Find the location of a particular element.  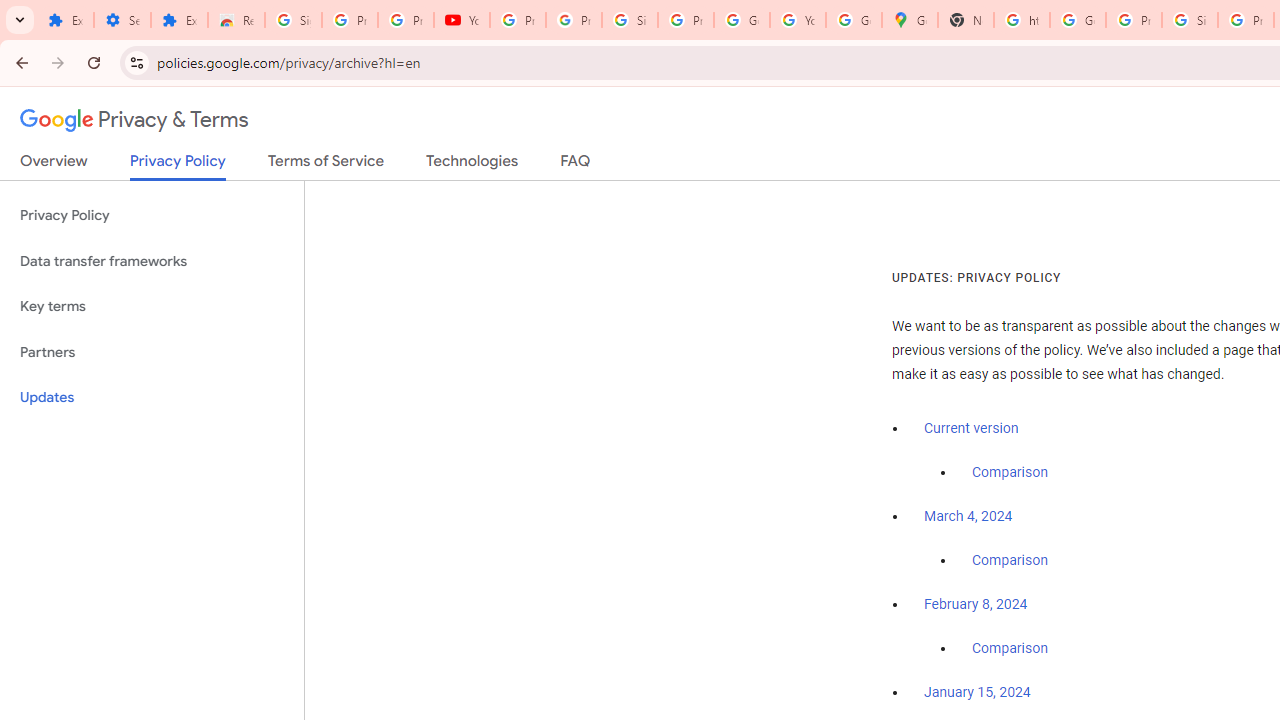

'Comparison' is located at coordinates (1009, 649).